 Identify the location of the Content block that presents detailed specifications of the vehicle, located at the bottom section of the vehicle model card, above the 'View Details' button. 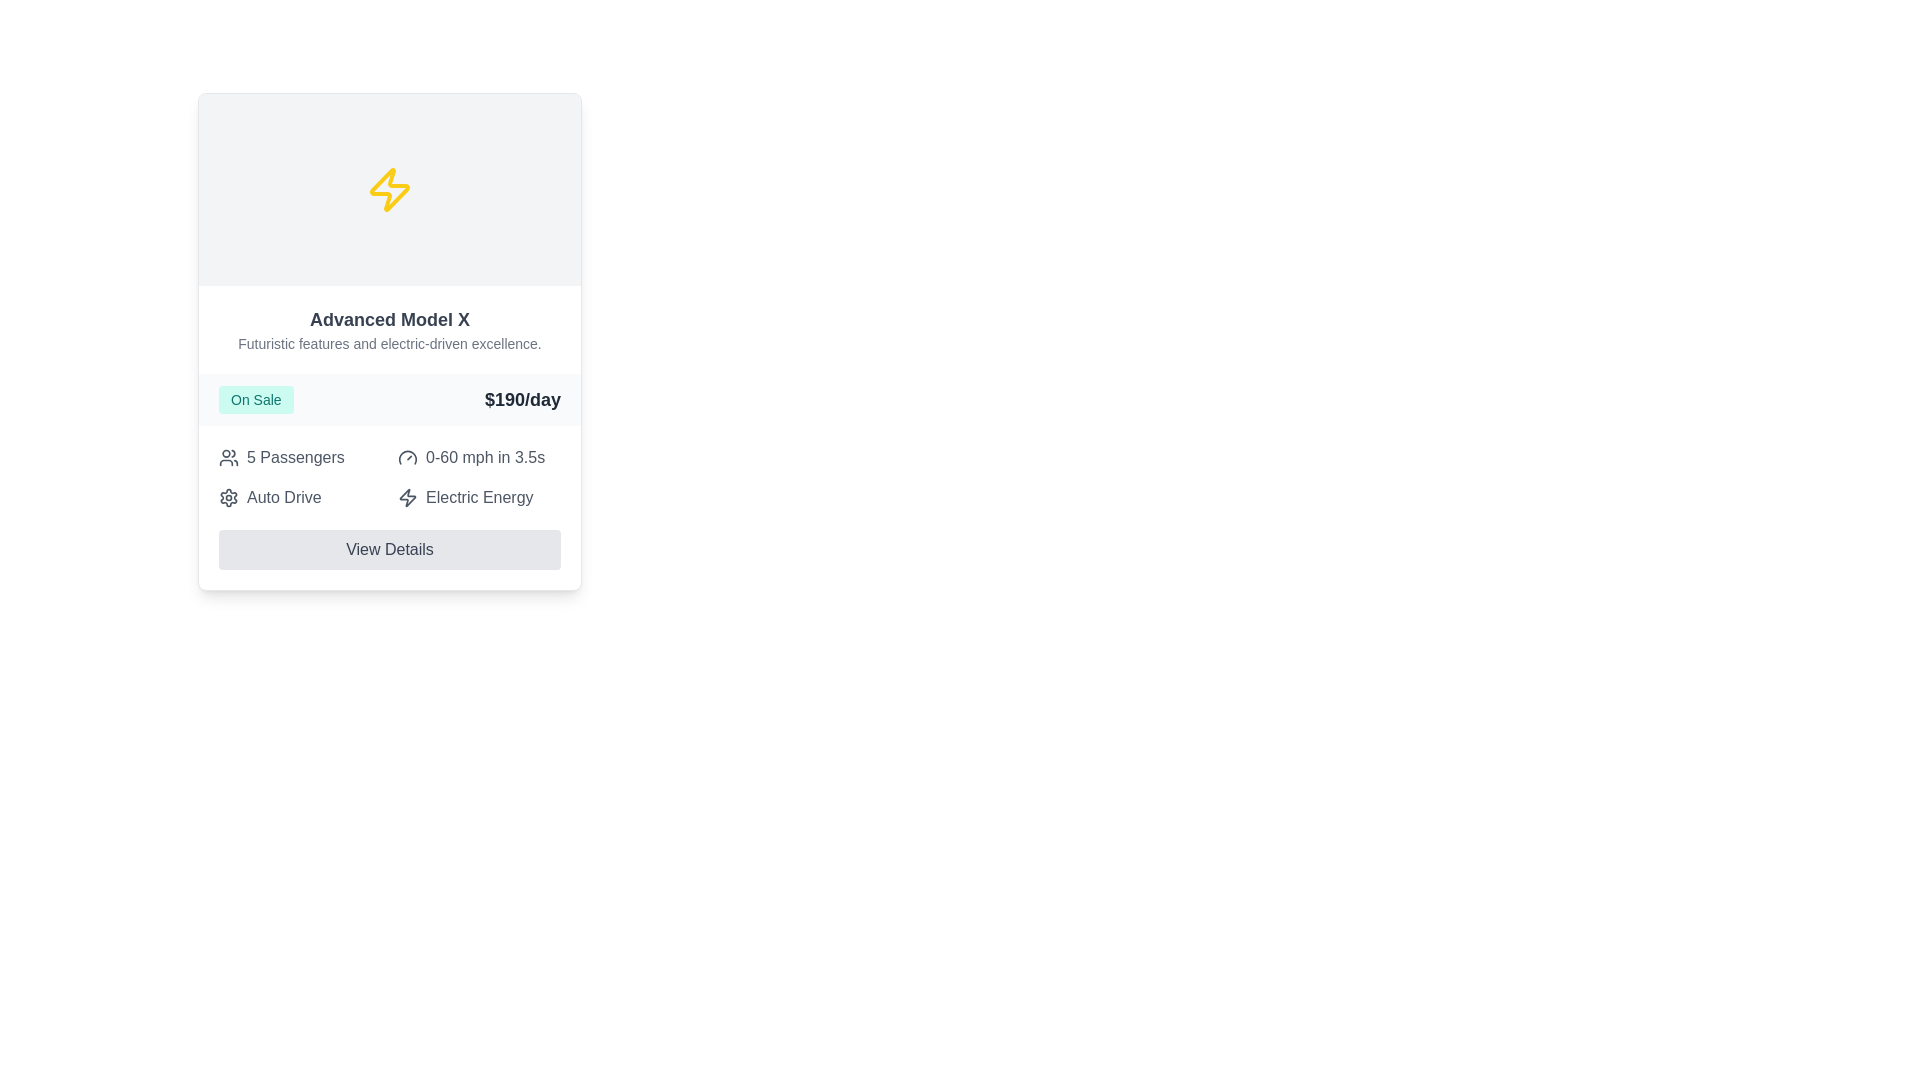
(389, 507).